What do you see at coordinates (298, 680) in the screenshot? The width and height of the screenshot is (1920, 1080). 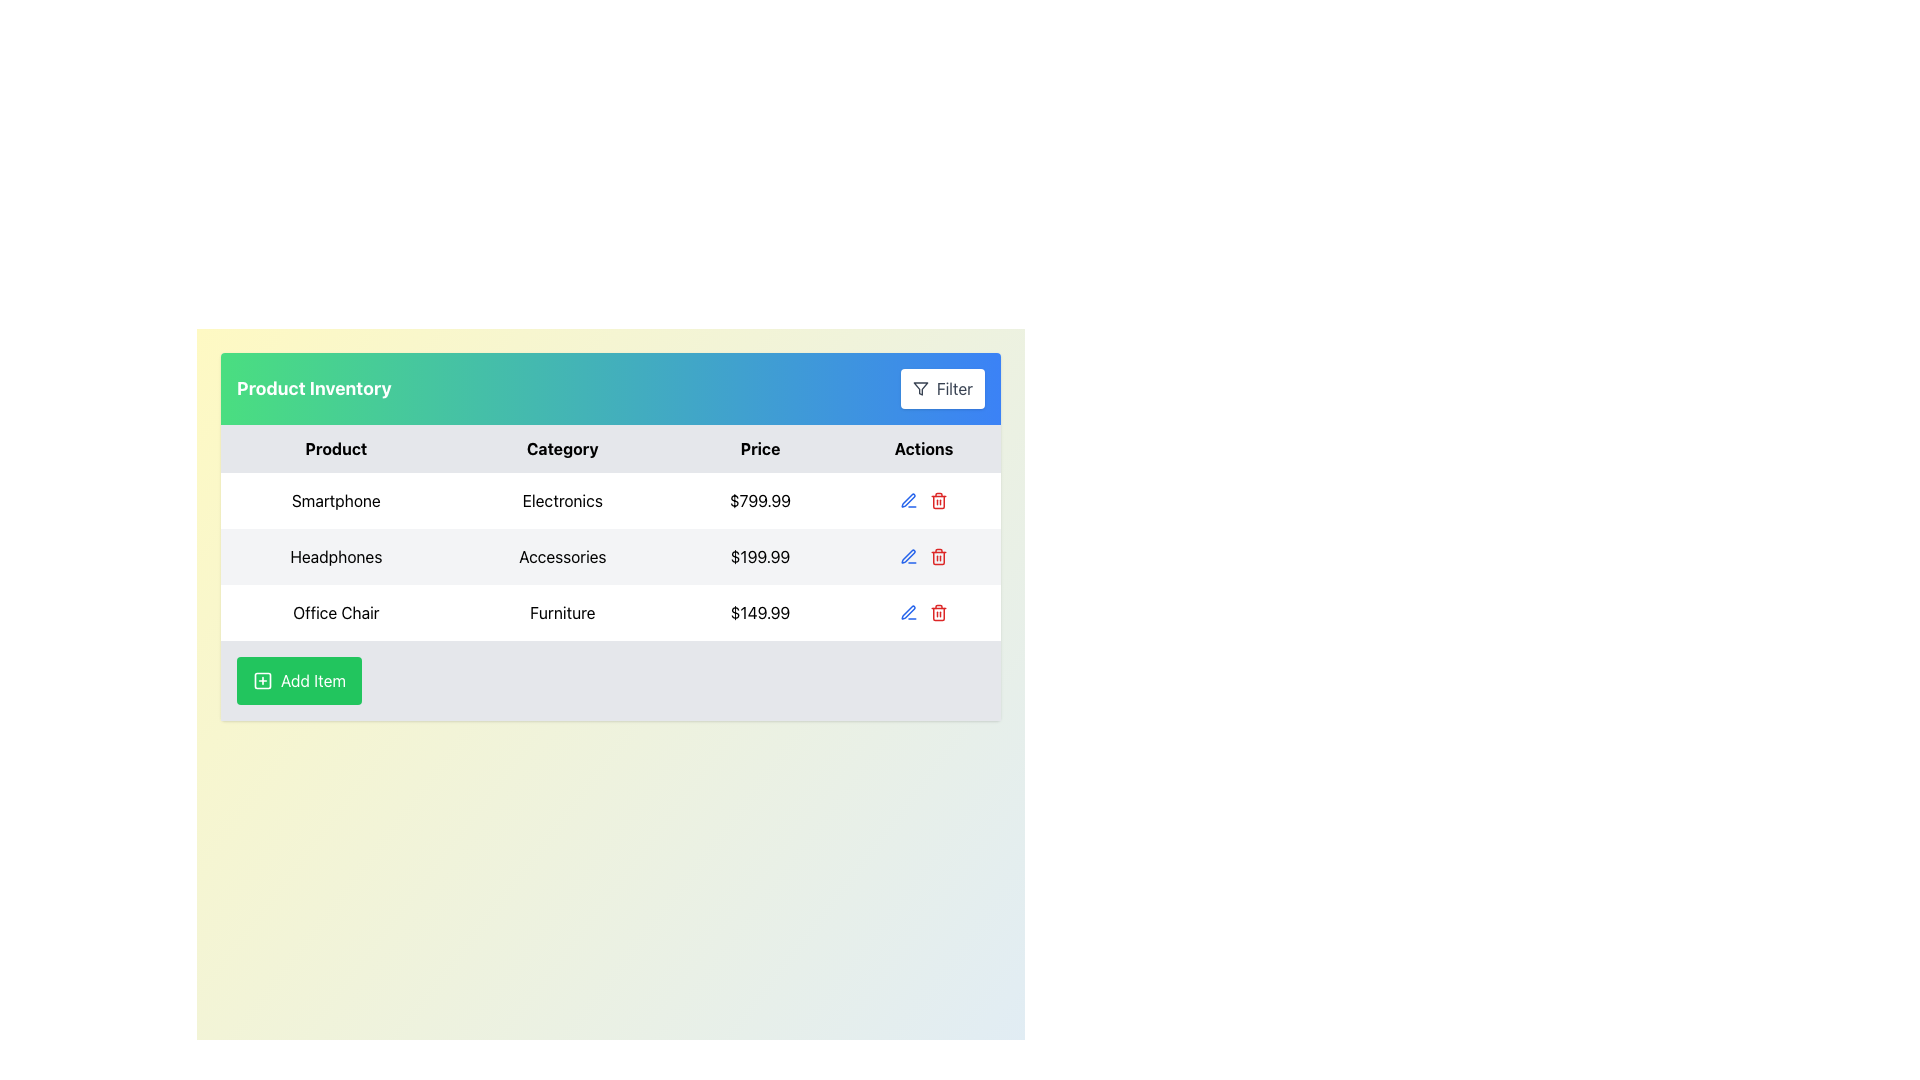 I see `the 'Add Item' button with a green background, rounded corners, and white text` at bounding box center [298, 680].